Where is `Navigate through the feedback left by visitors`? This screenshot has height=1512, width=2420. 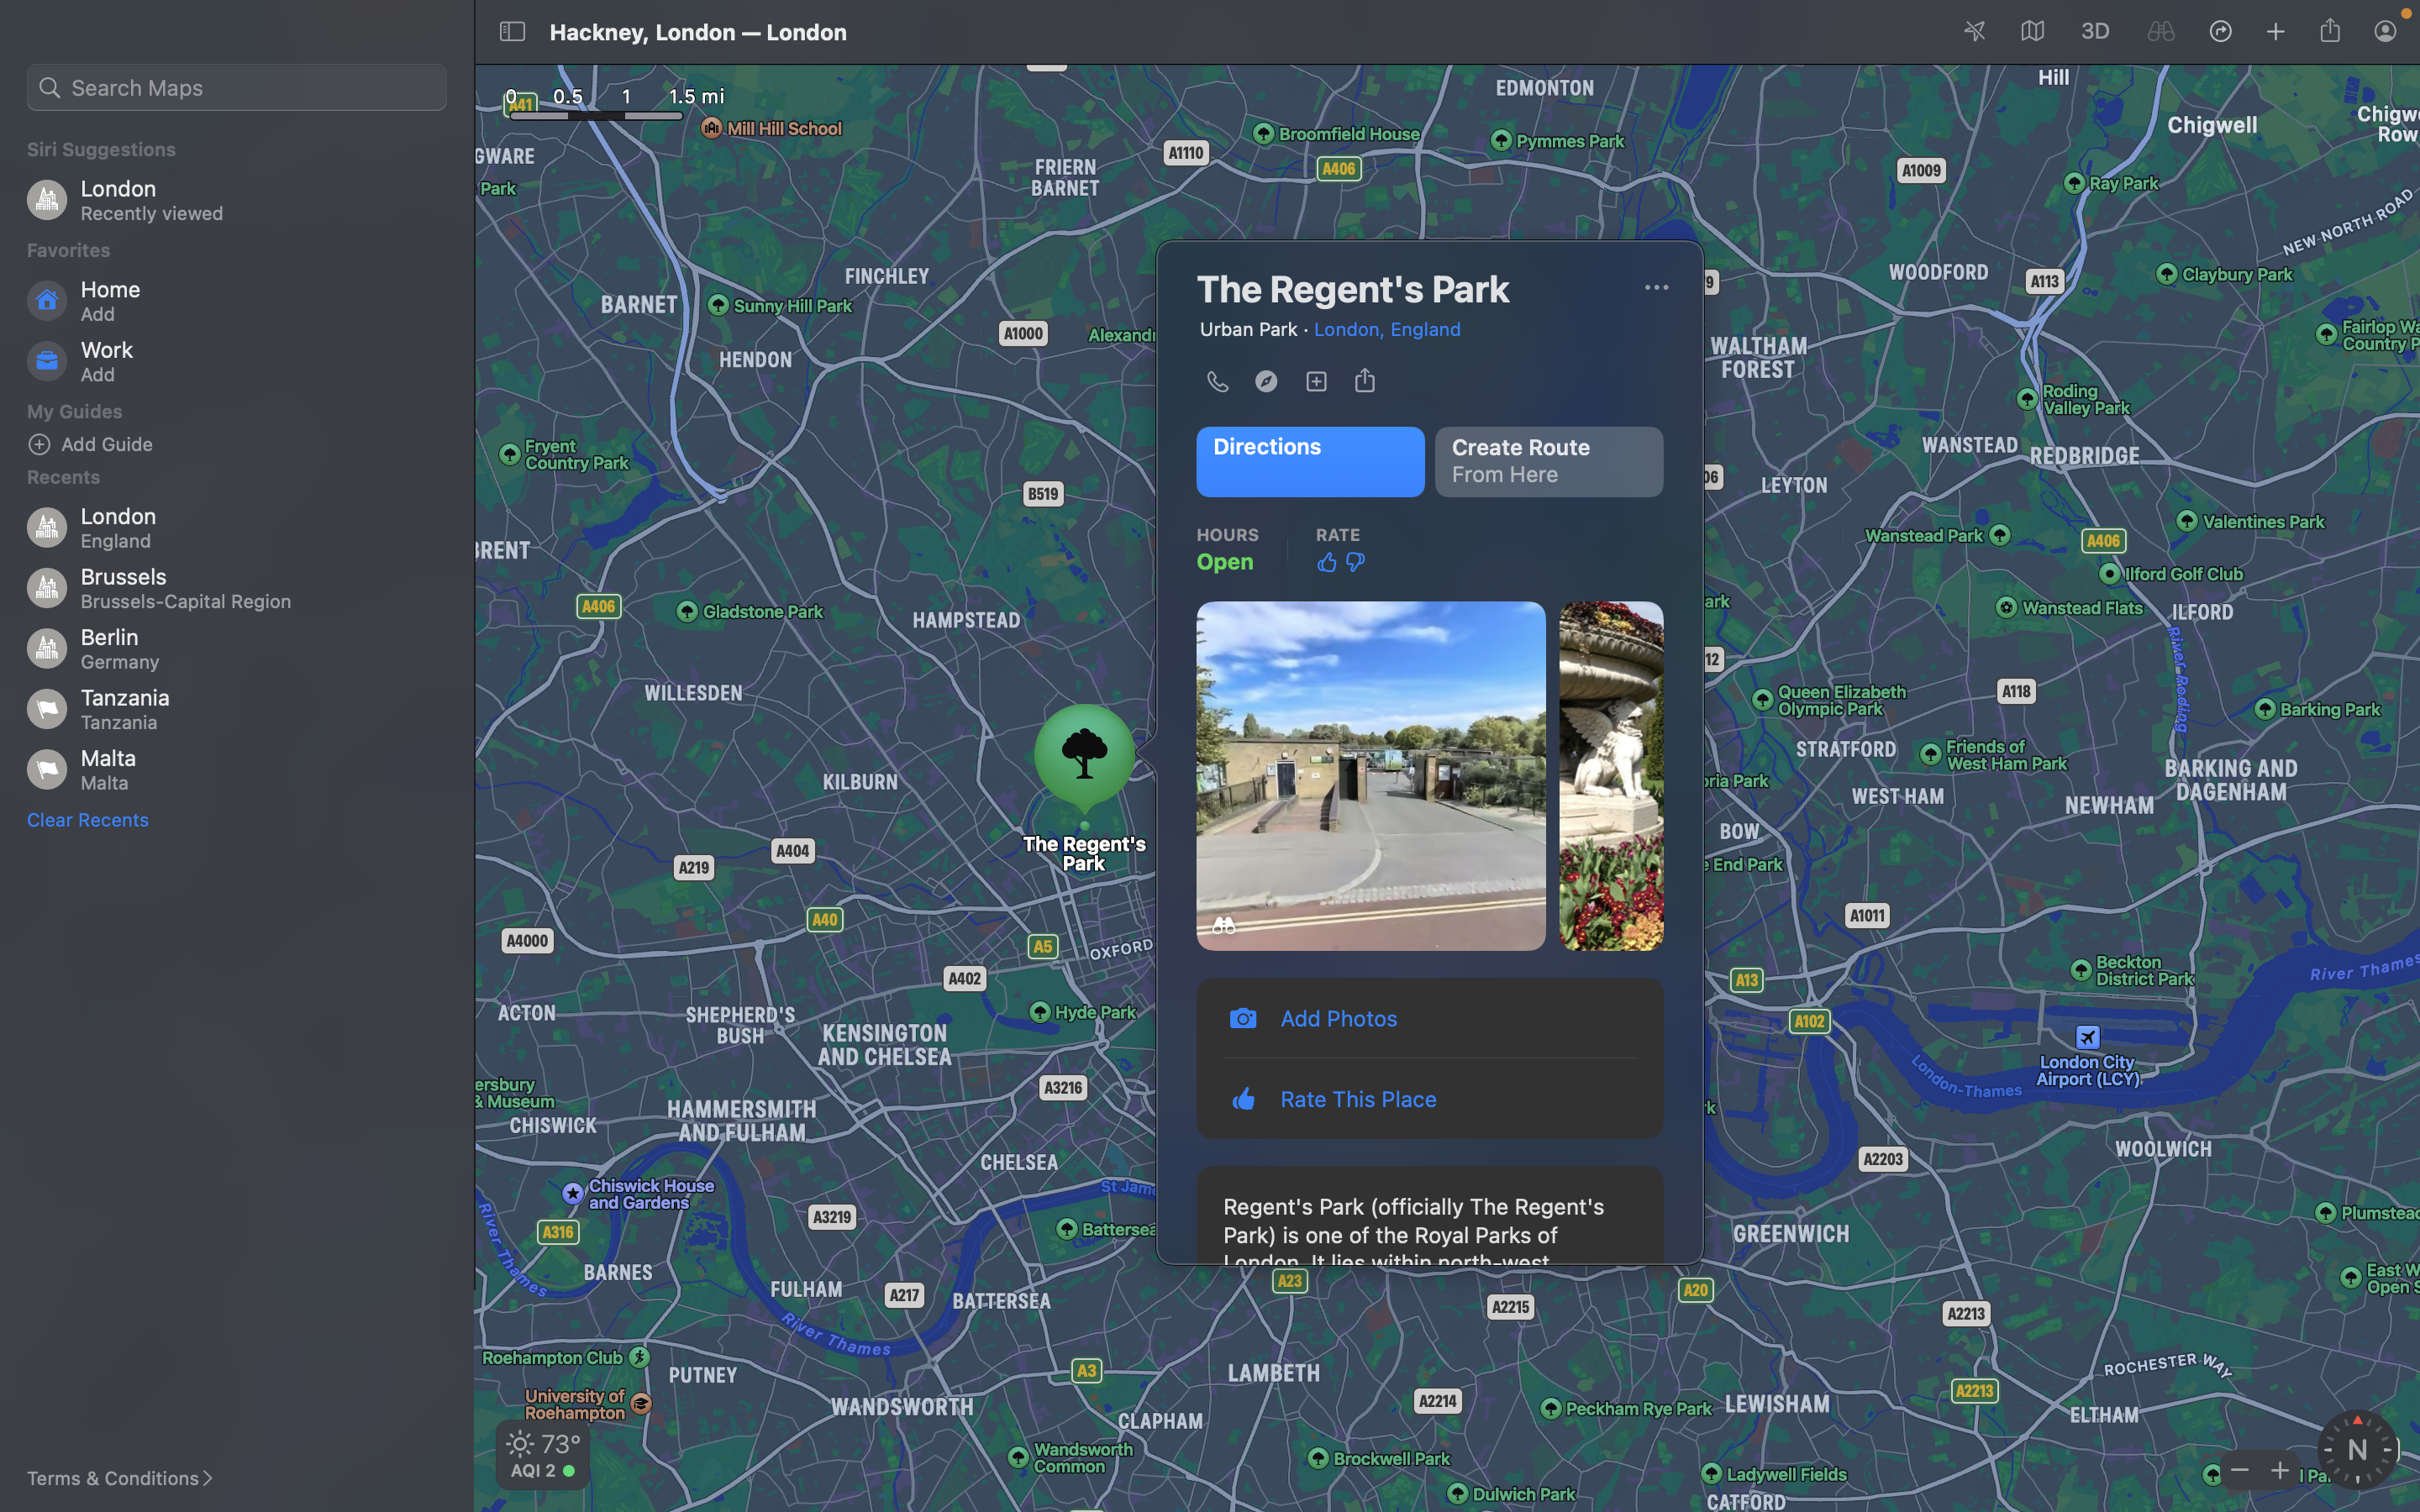 Navigate through the feedback left by visitors is located at coordinates (4120050, 1411452).